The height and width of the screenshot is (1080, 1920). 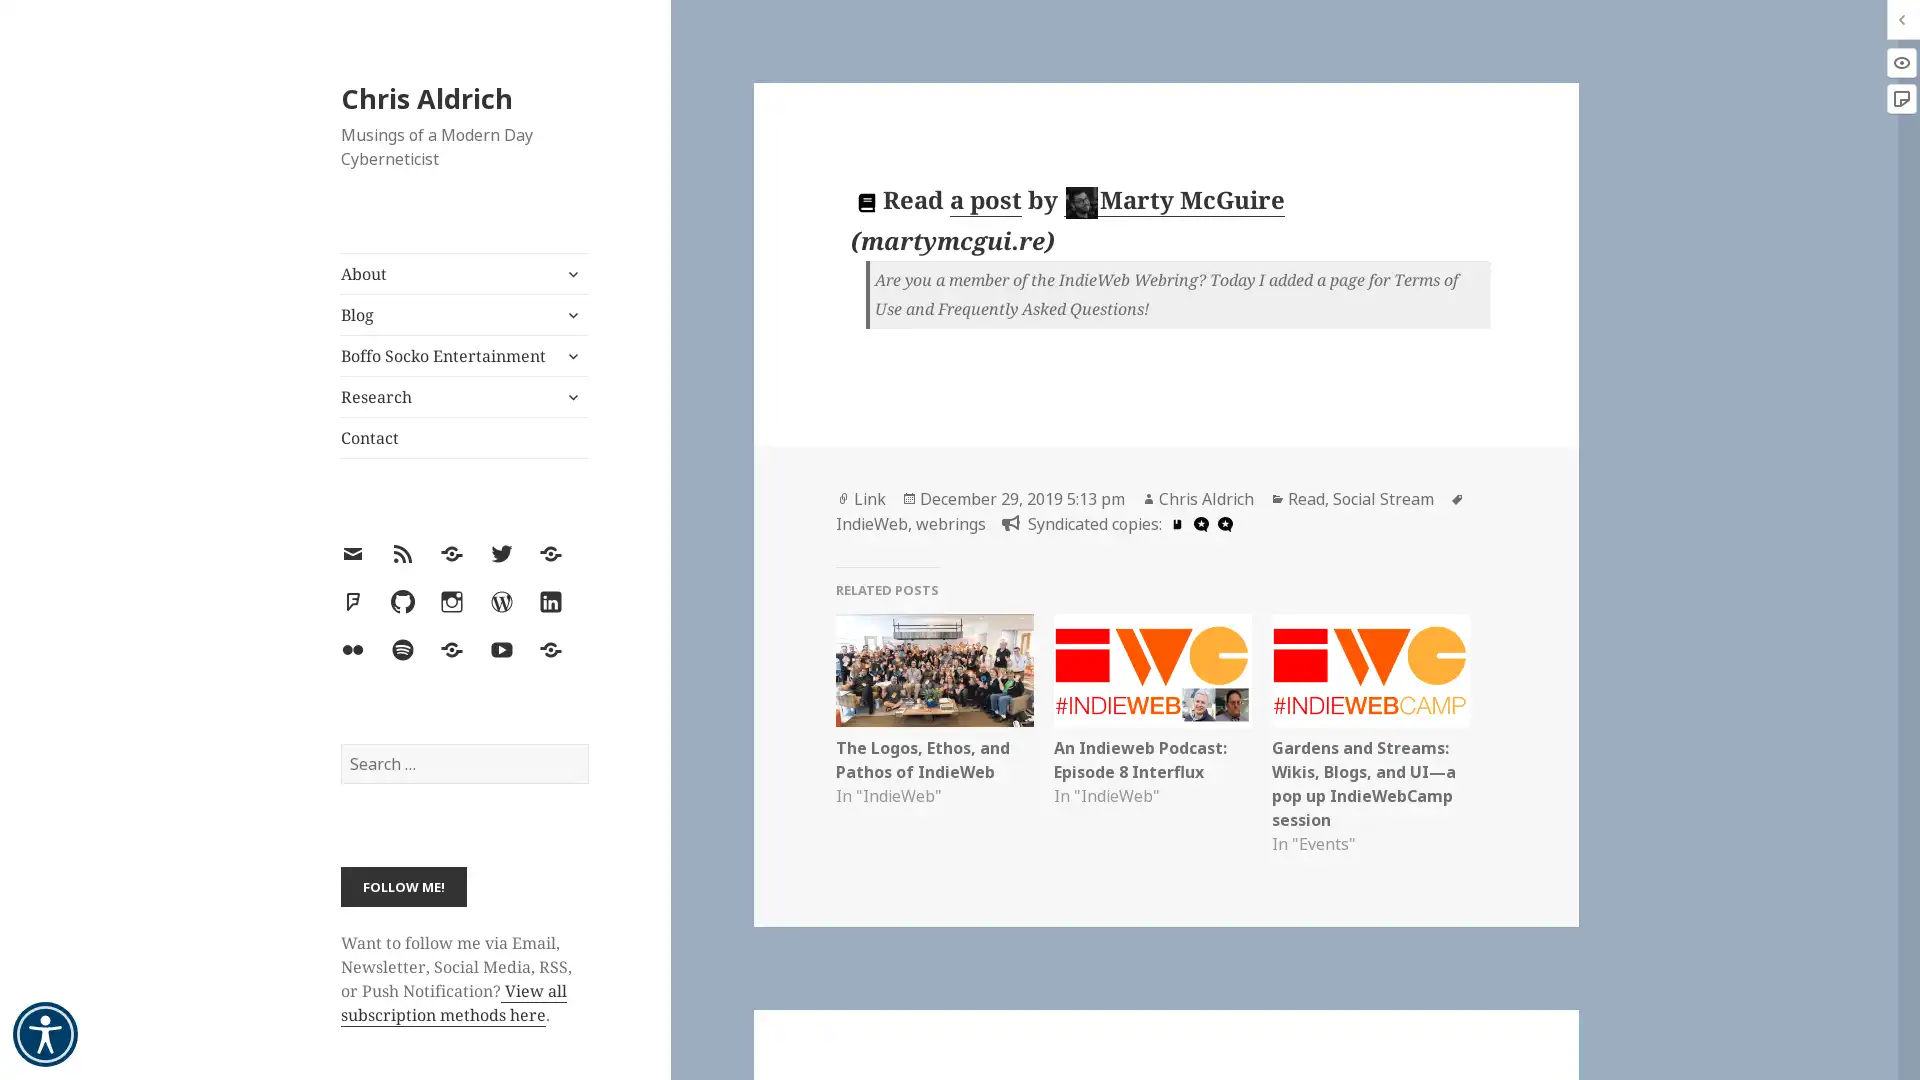 I want to click on expand child menu, so click(x=570, y=354).